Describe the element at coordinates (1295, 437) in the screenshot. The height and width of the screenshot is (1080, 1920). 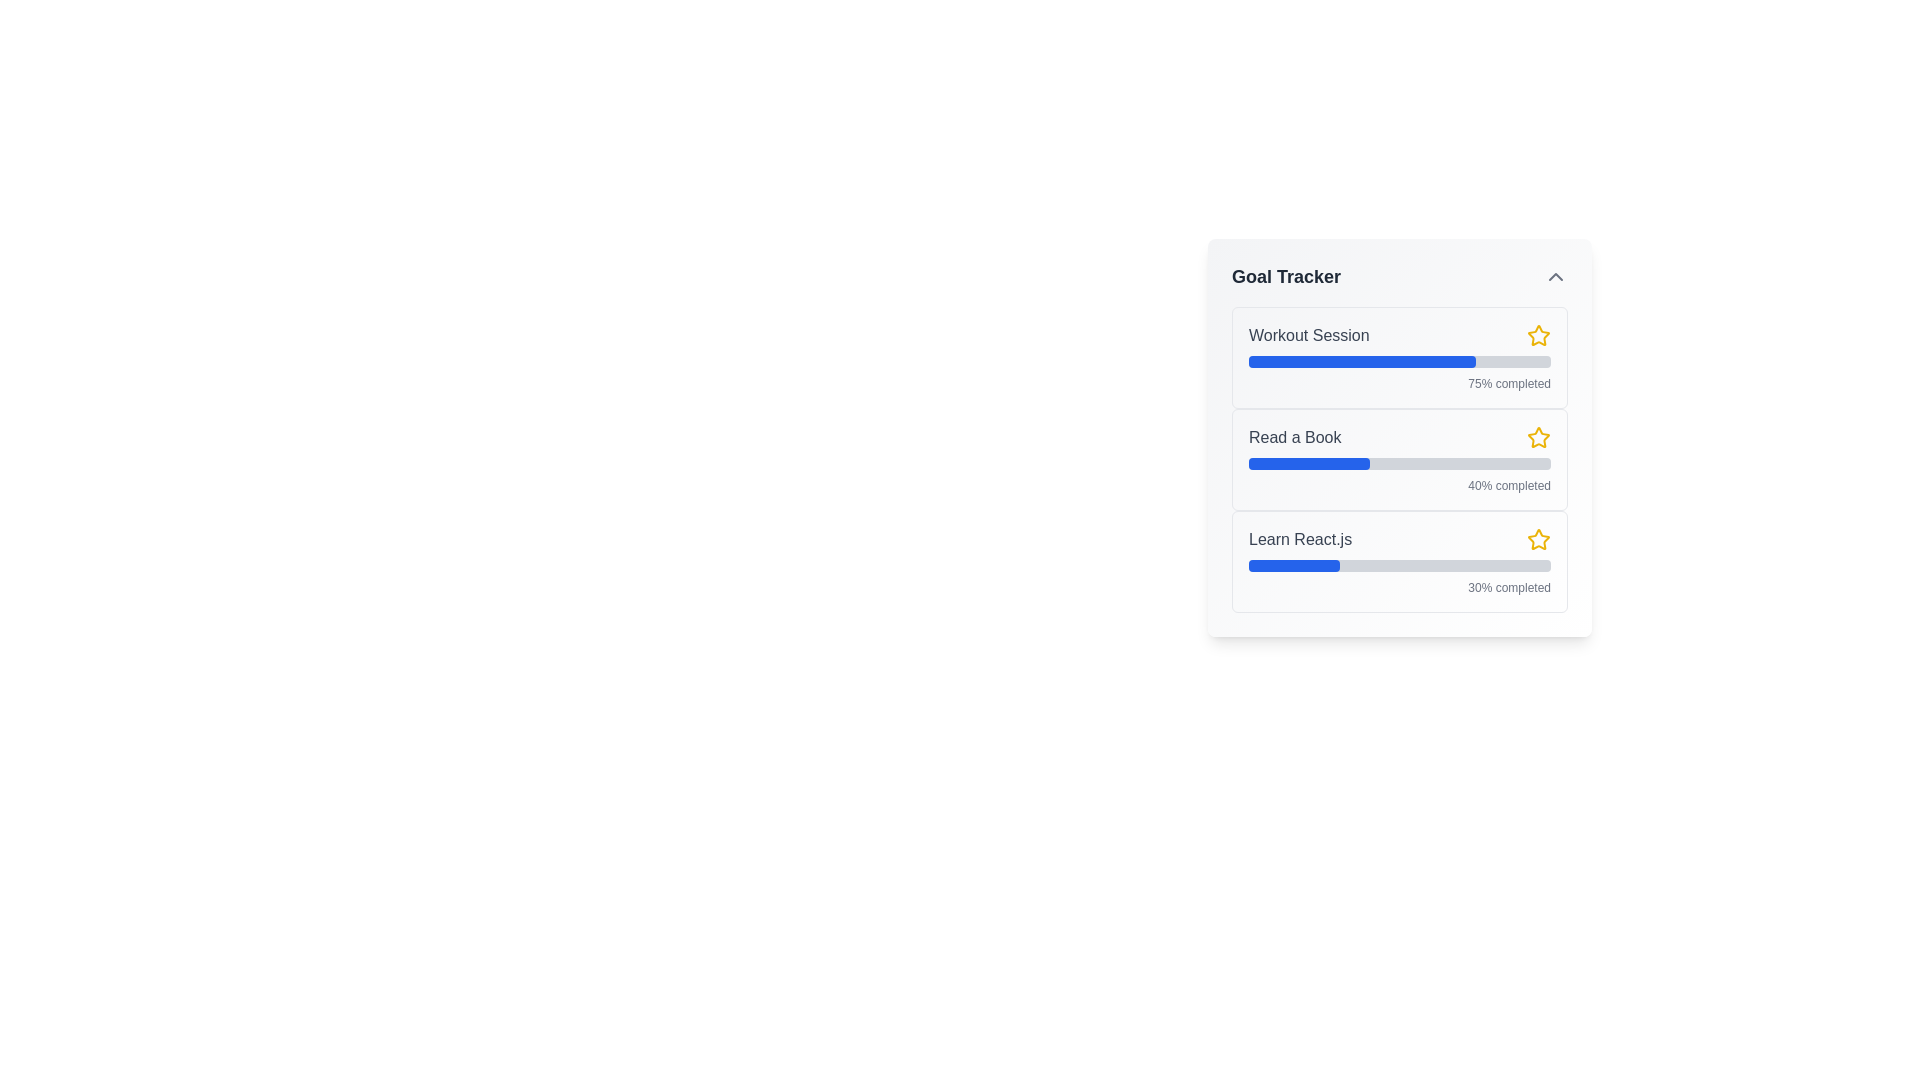
I see `the text label in the 'Goal Tracker' section that describes the related goal, positioned to the left of a yellow star icon and above a blue progress bar` at that location.